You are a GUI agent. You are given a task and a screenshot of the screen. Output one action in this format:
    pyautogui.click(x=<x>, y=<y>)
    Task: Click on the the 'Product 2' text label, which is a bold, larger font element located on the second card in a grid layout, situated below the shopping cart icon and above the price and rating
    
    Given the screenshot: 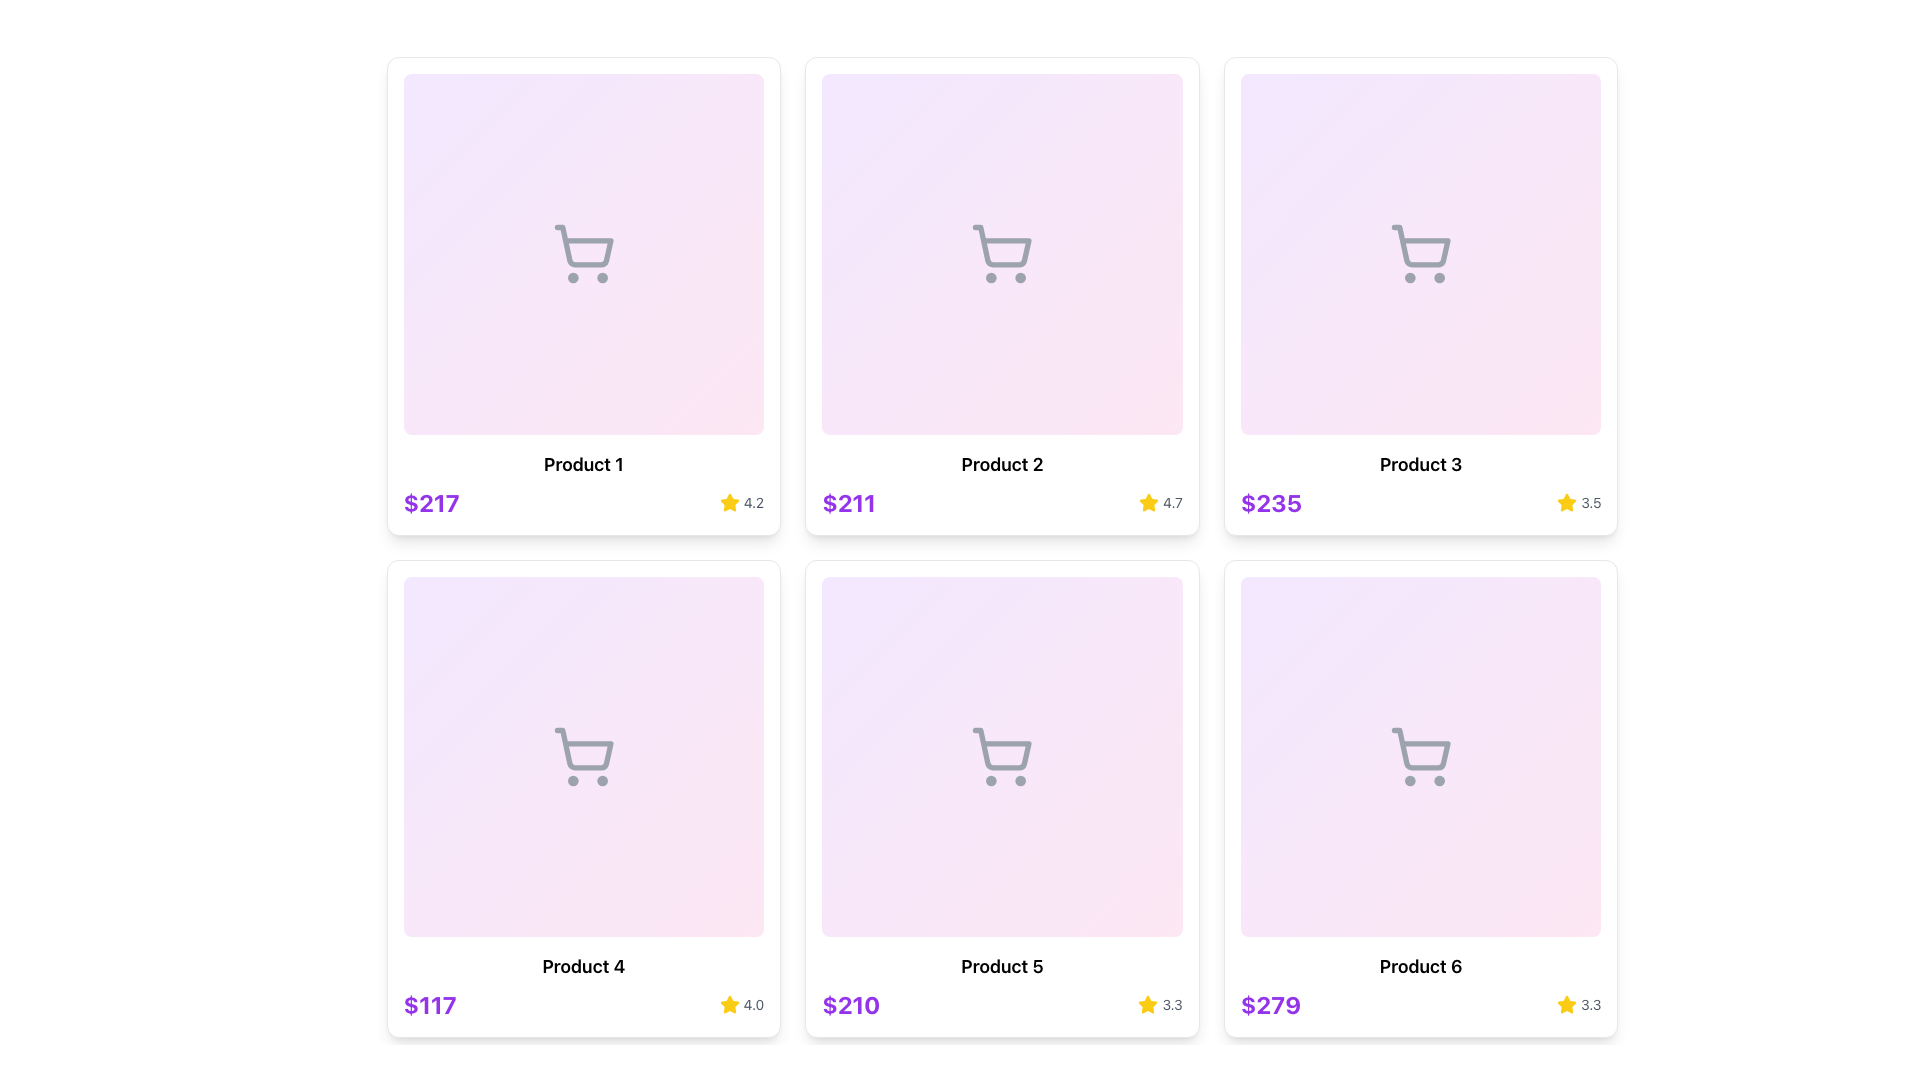 What is the action you would take?
    pyautogui.click(x=1002, y=464)
    